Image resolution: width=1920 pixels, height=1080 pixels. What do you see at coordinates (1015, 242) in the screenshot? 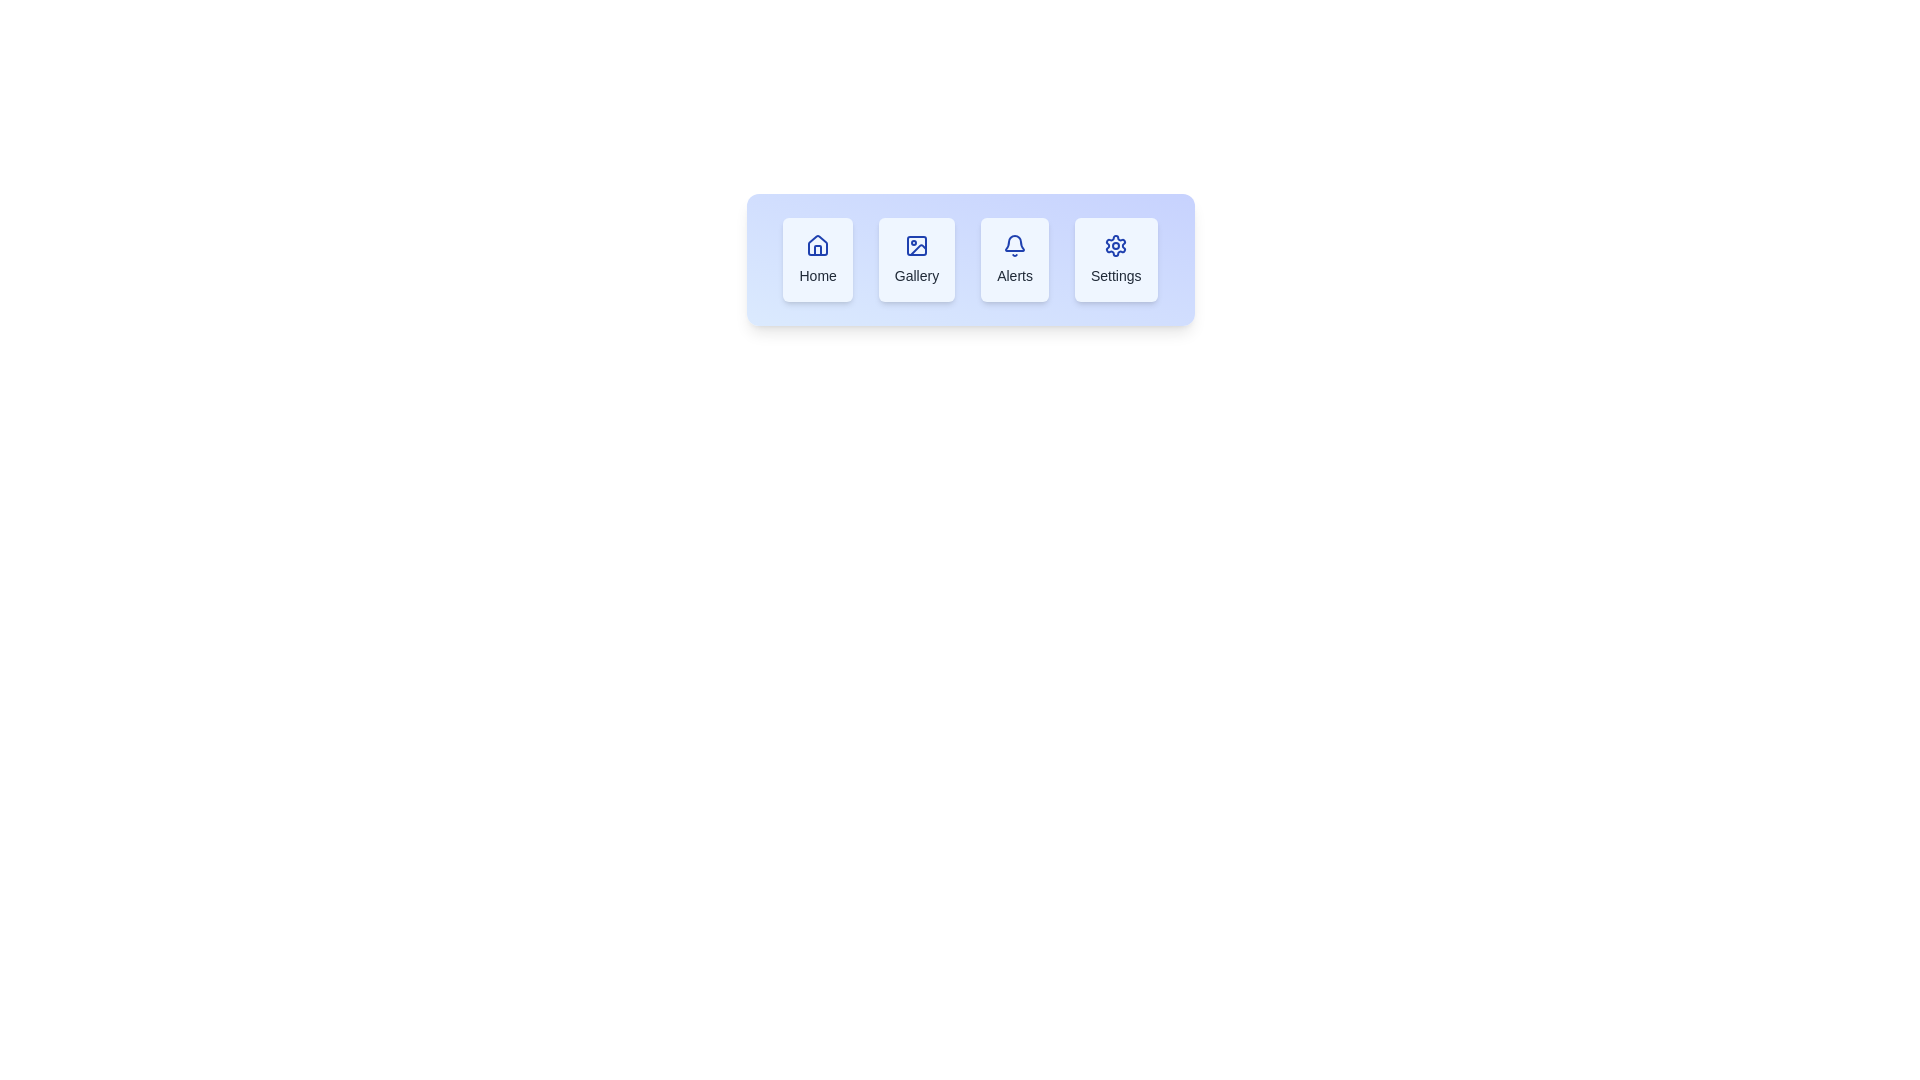
I see `the bell icon located in the Alerts section, which visually informs the user about alerts or notifications` at bounding box center [1015, 242].